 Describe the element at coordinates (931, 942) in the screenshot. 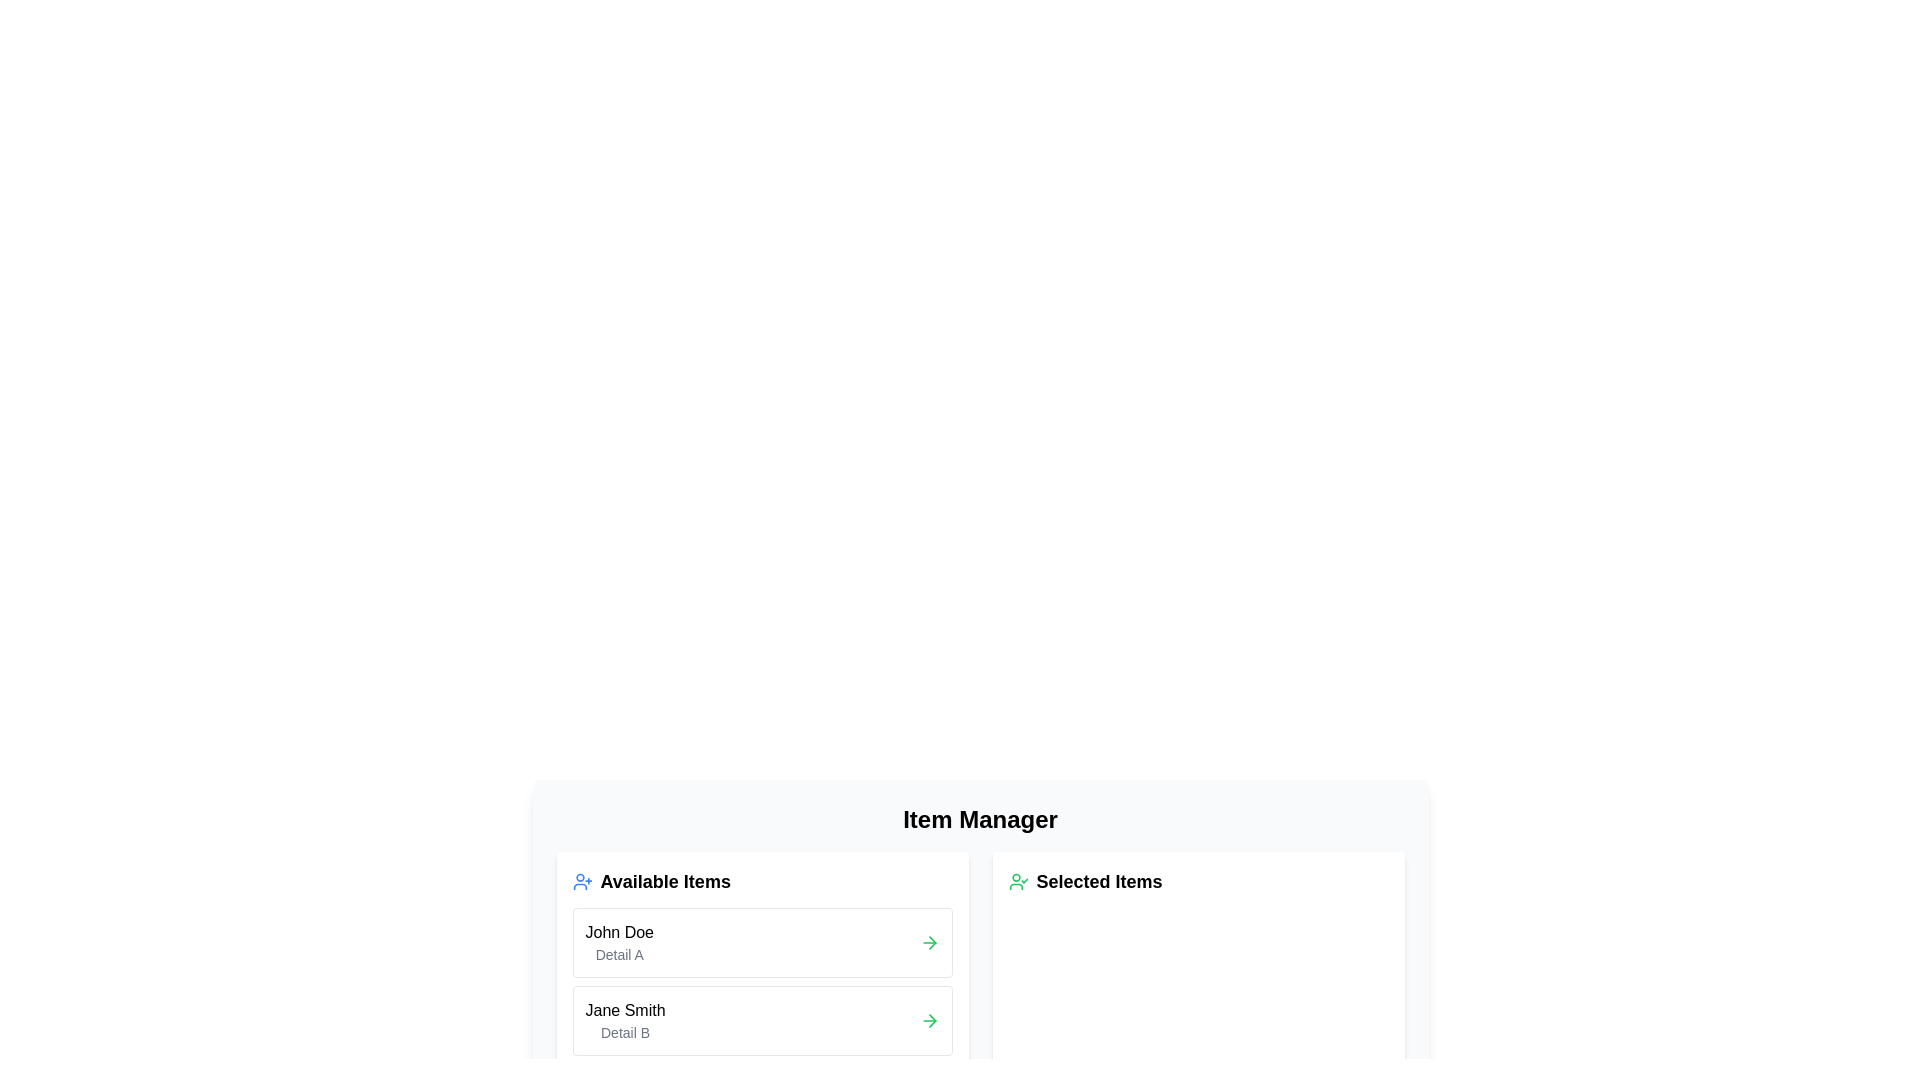

I see `the chevron-shaped right arrow icon located at the extreme right edge of the user entry labeled 'Jane Smith - Detail B'` at that location.